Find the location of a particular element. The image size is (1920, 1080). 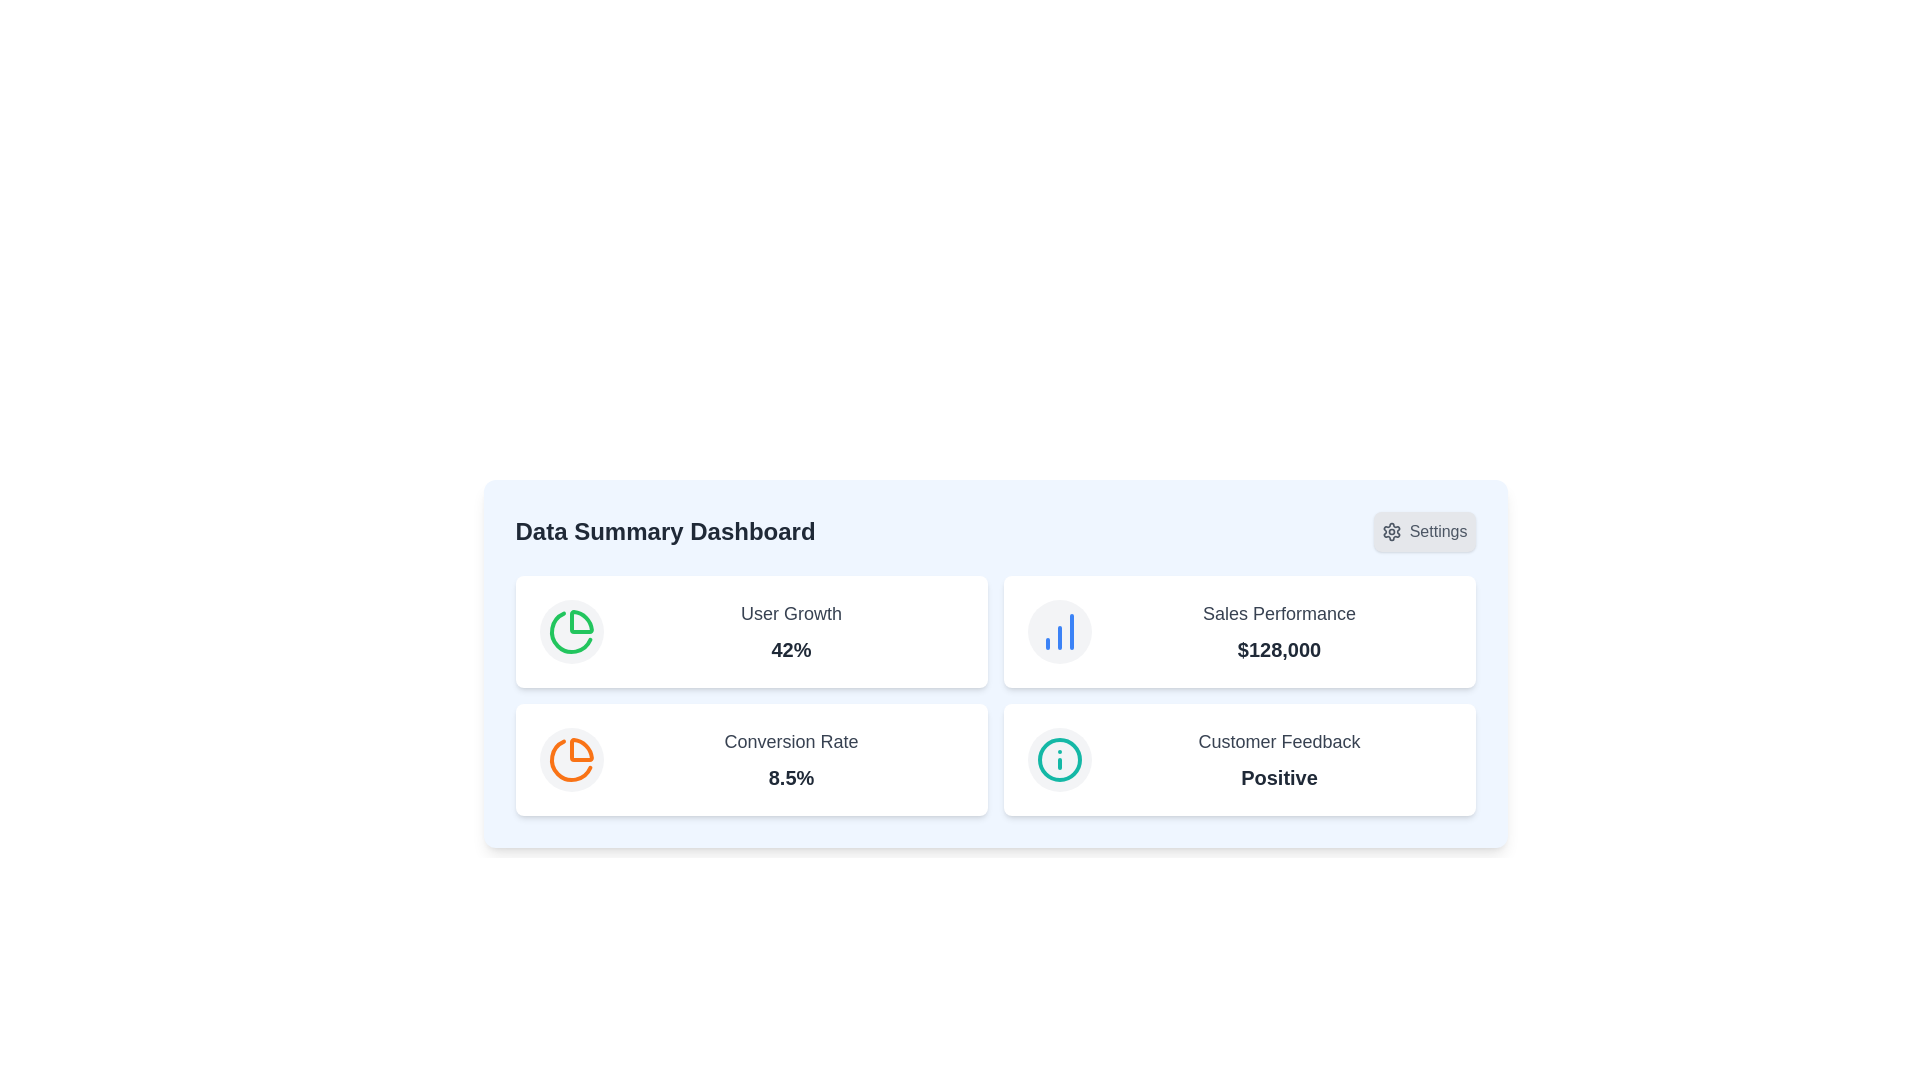

the static text label displaying the word 'Positive' in bold, extra-large dark gray font, located below 'Customer Feedback' in the bottom-right quadrant of the dashboard is located at coordinates (1278, 777).